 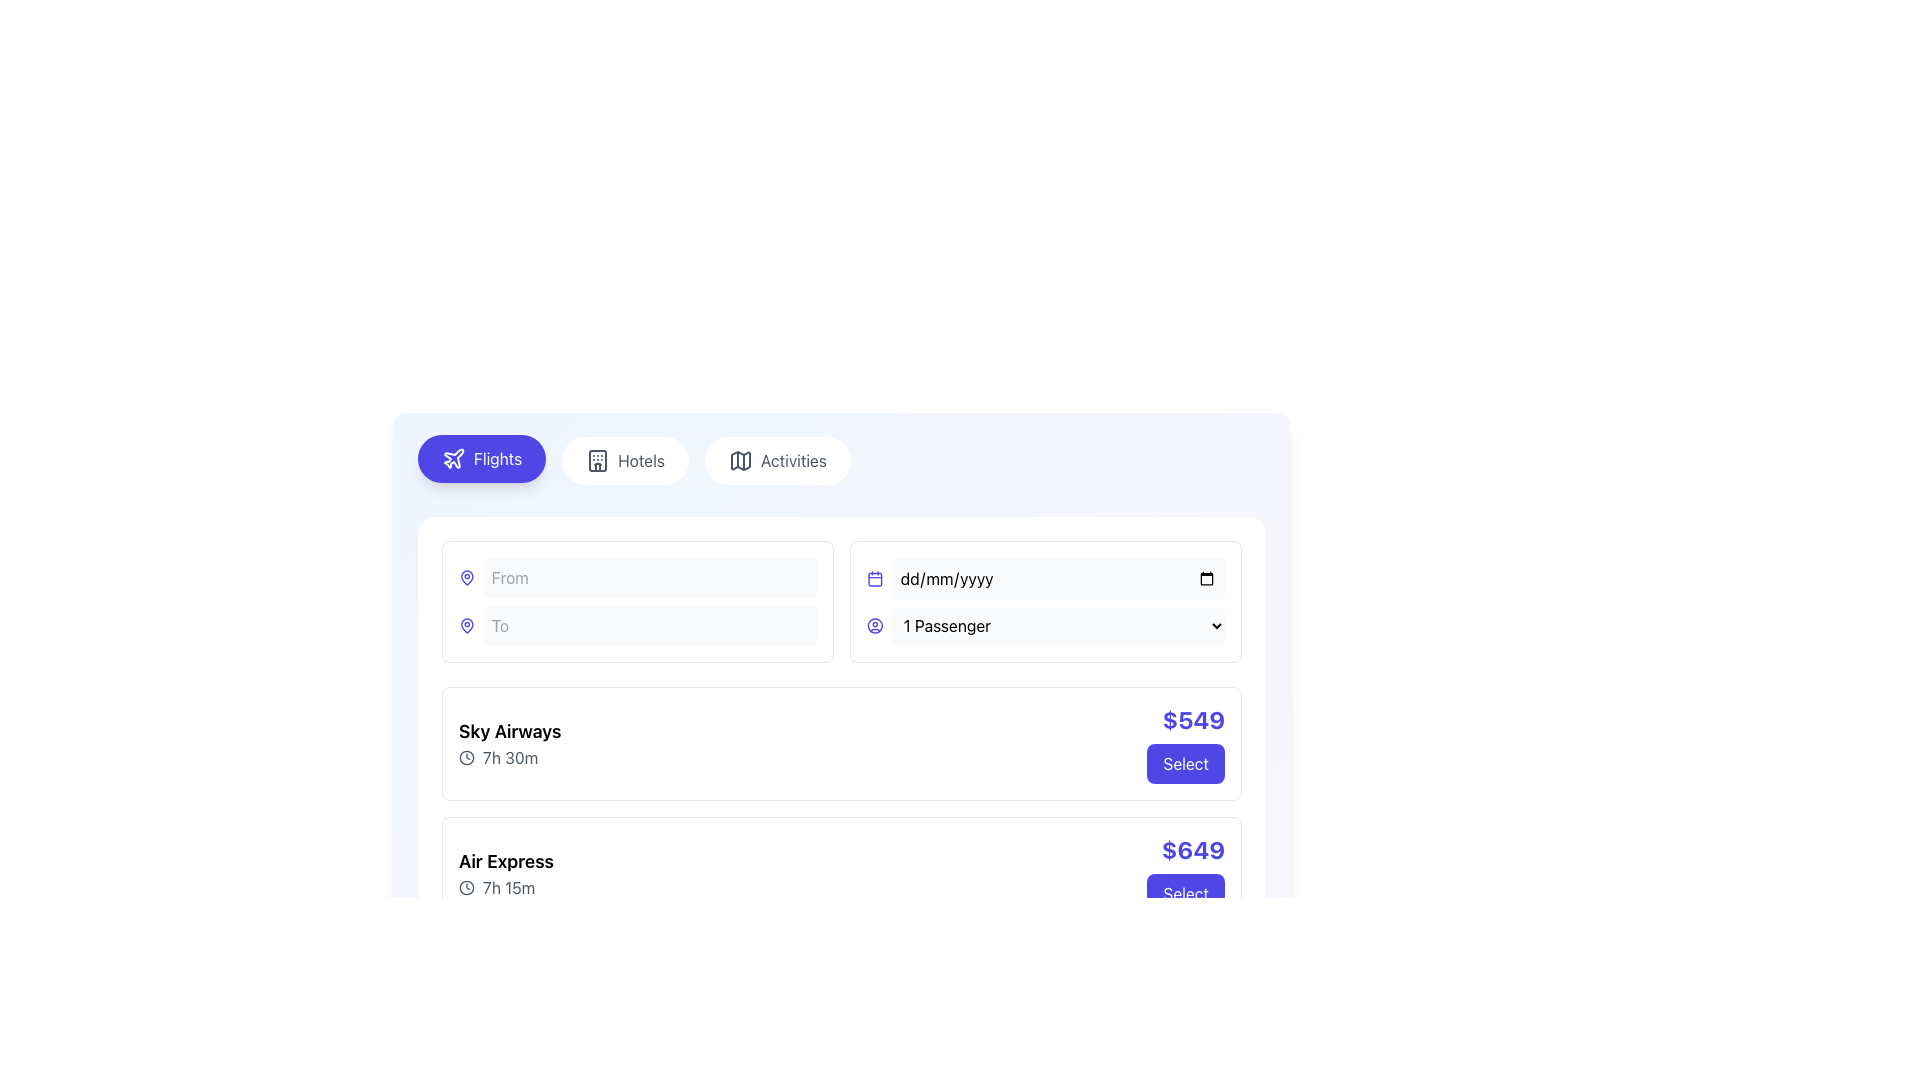 What do you see at coordinates (509, 886) in the screenshot?
I see `the displayed text of the duration label located under the 'Air Express' flight option, adjacent to the clock icon` at bounding box center [509, 886].